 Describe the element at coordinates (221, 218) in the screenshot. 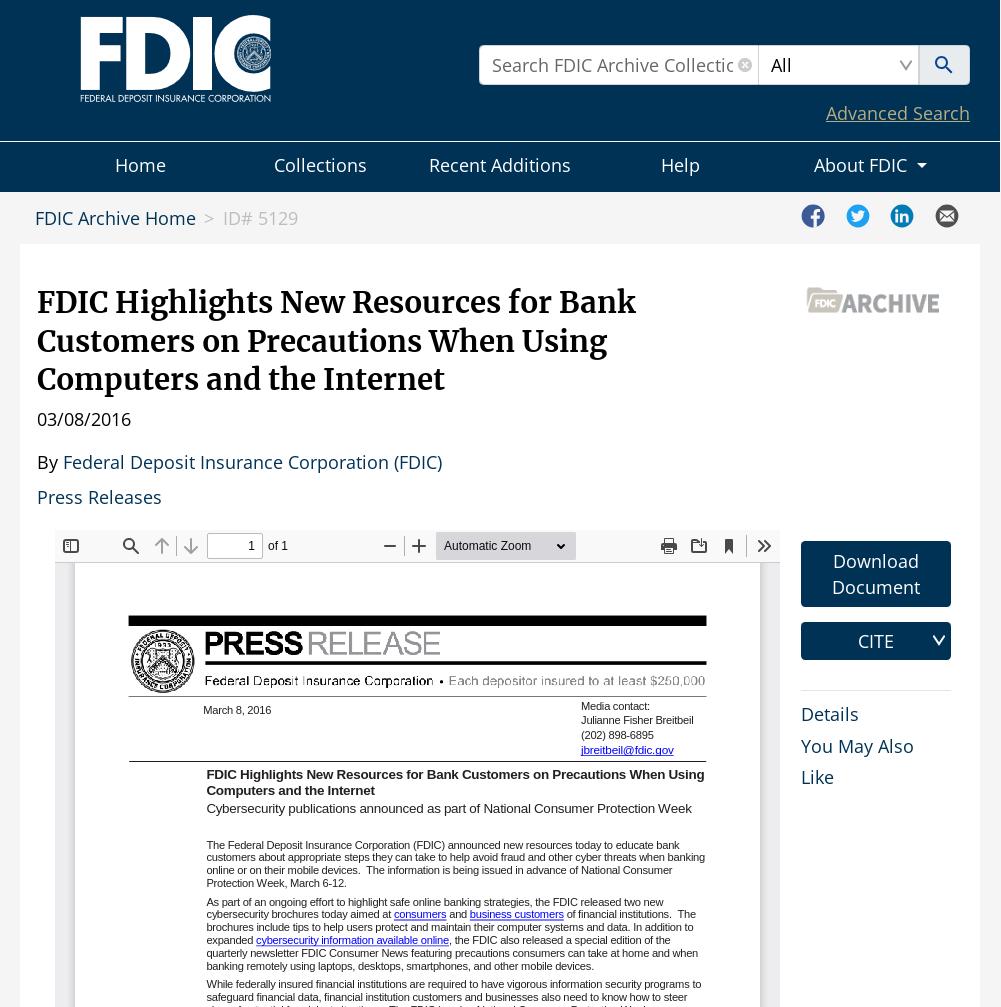

I see `'ID# 5129'` at that location.